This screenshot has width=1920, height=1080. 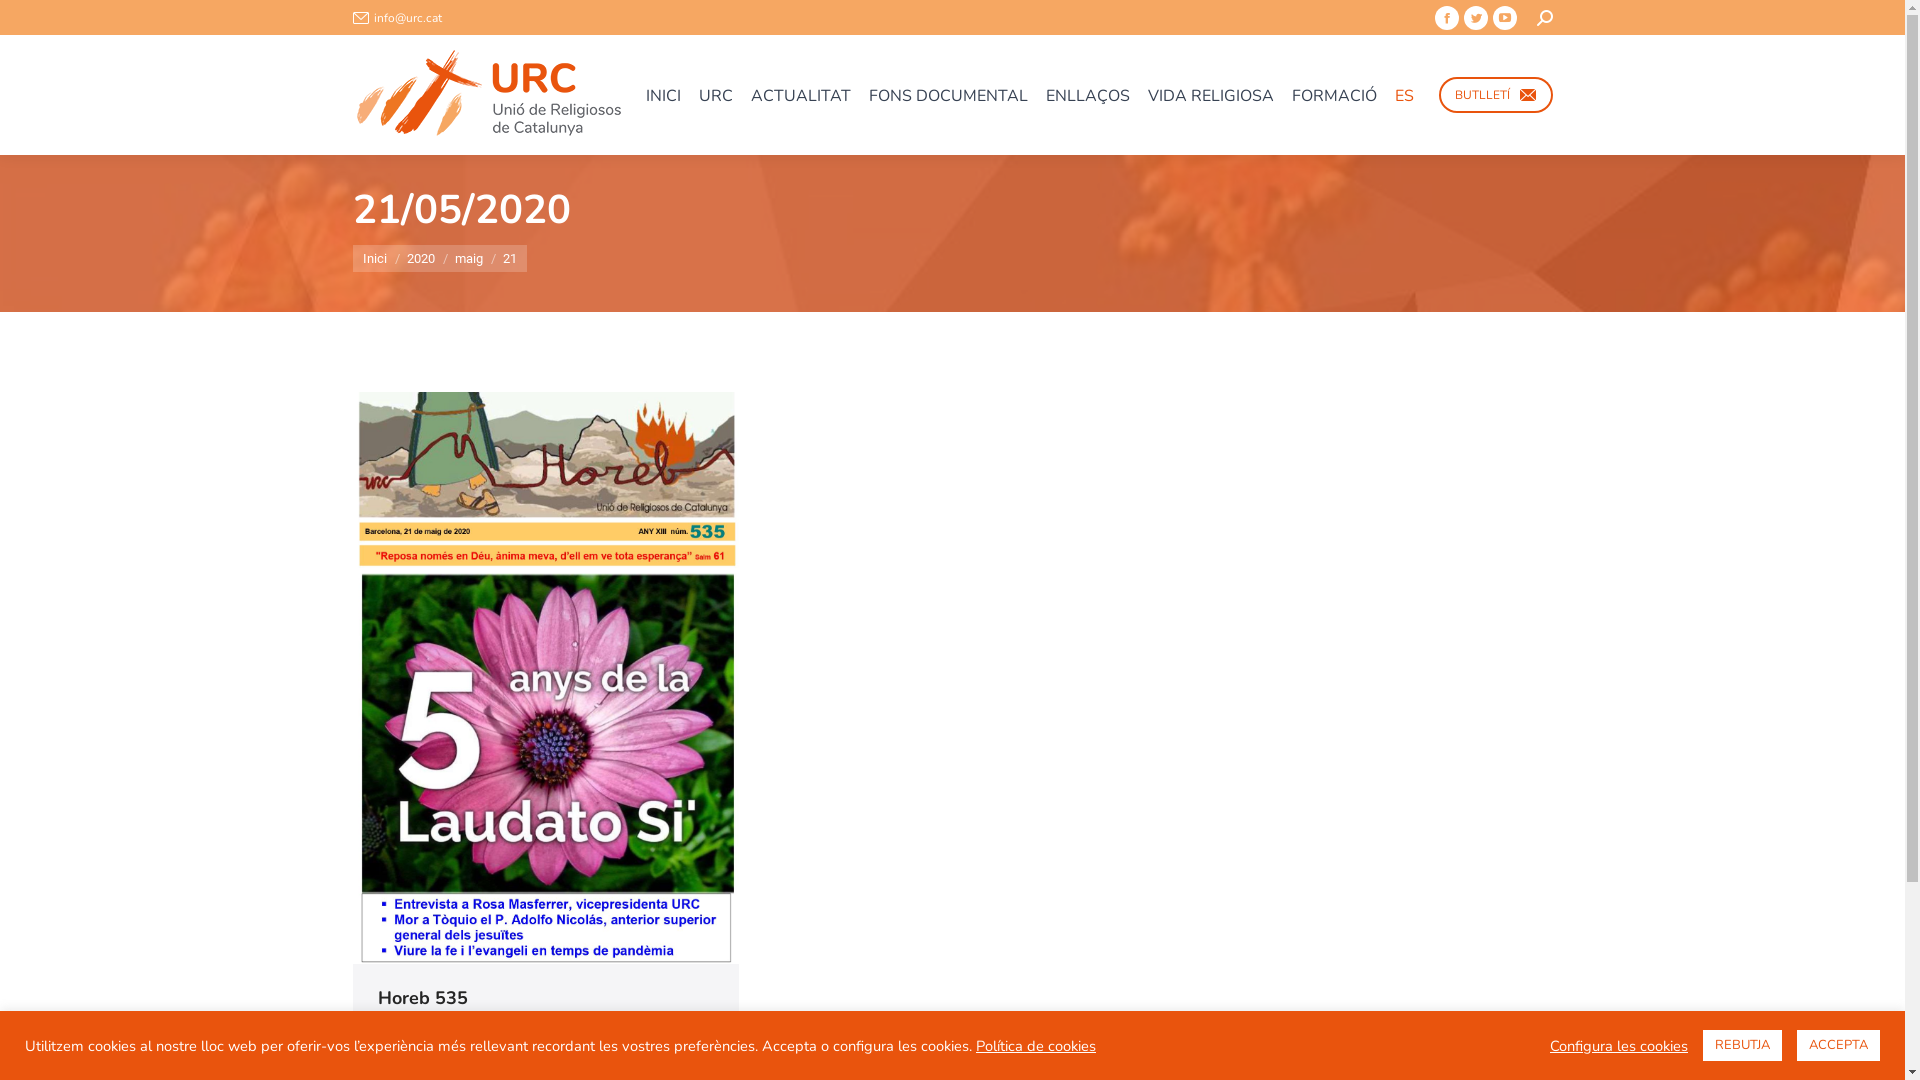 I want to click on 'URC', so click(x=715, y=95).